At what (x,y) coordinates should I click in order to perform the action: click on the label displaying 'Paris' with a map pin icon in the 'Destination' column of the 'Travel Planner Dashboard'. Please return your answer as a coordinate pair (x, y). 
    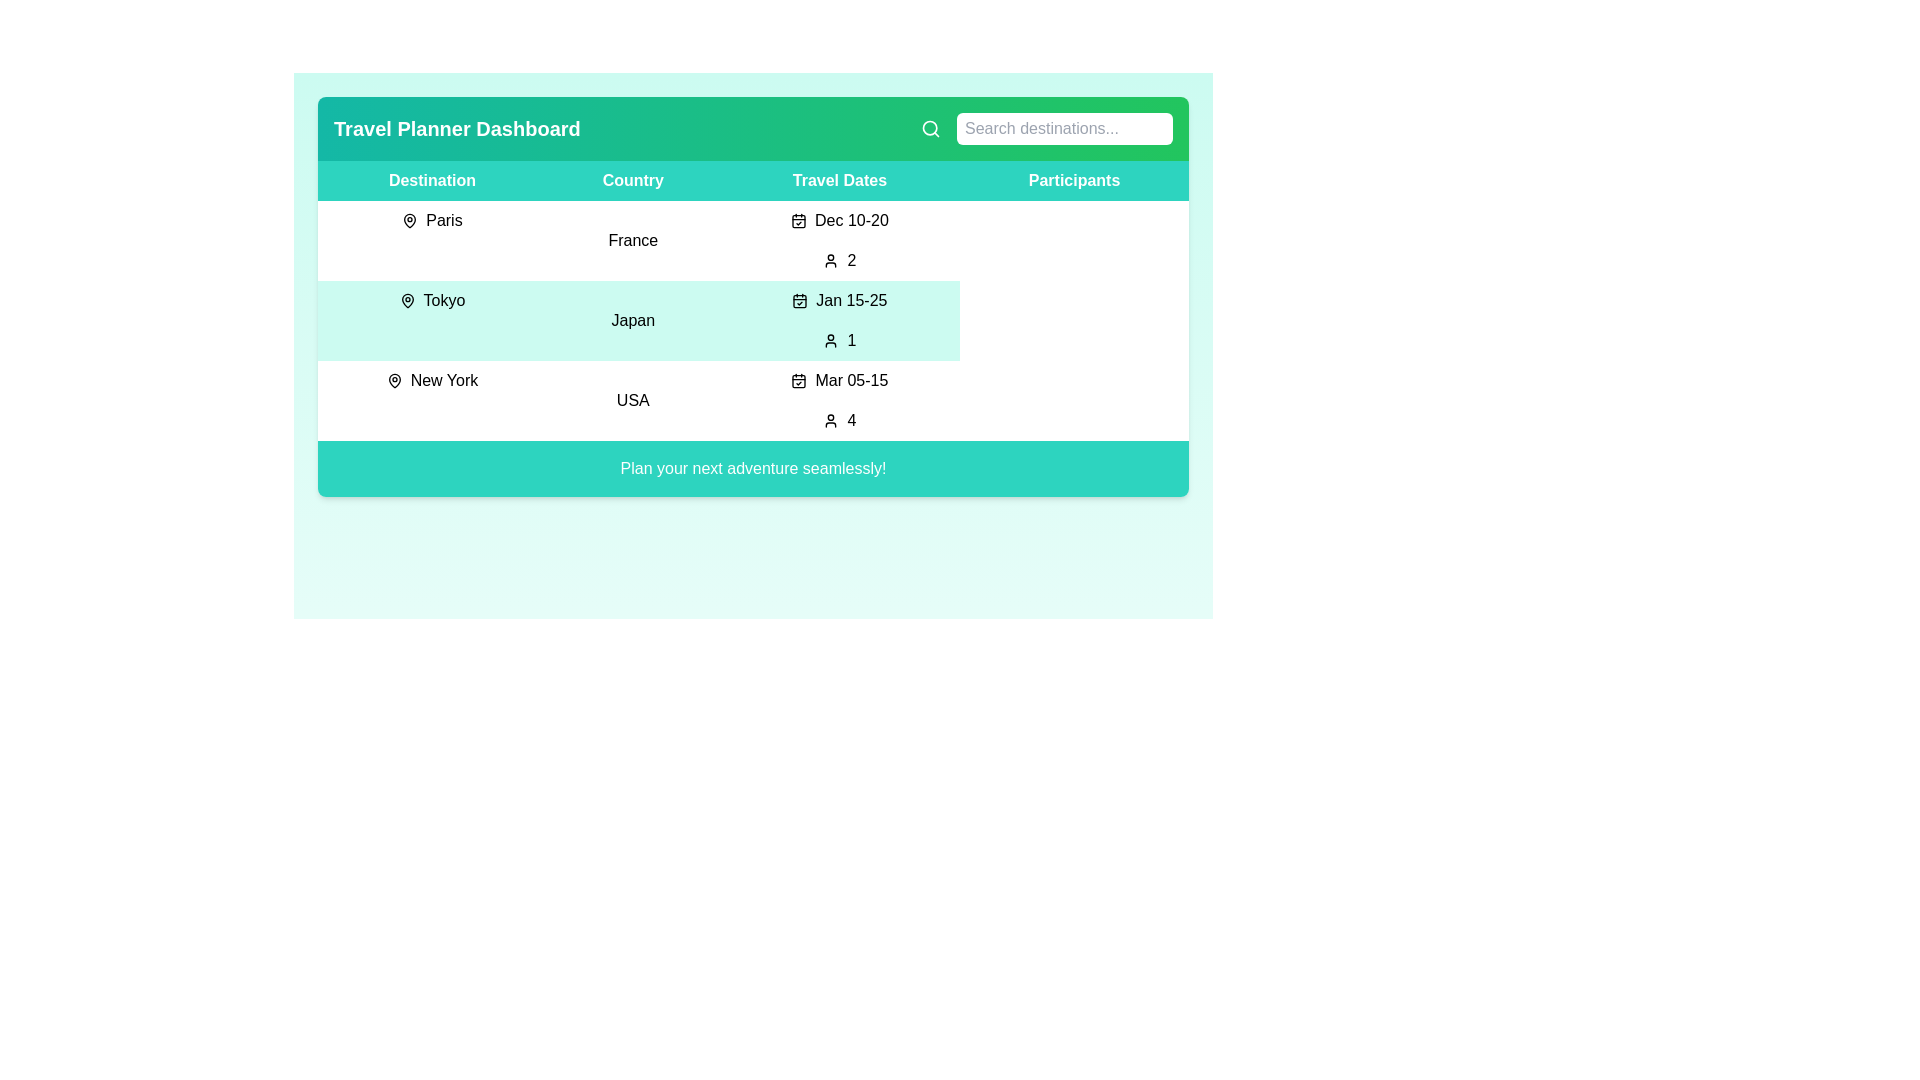
    Looking at the image, I should click on (431, 220).